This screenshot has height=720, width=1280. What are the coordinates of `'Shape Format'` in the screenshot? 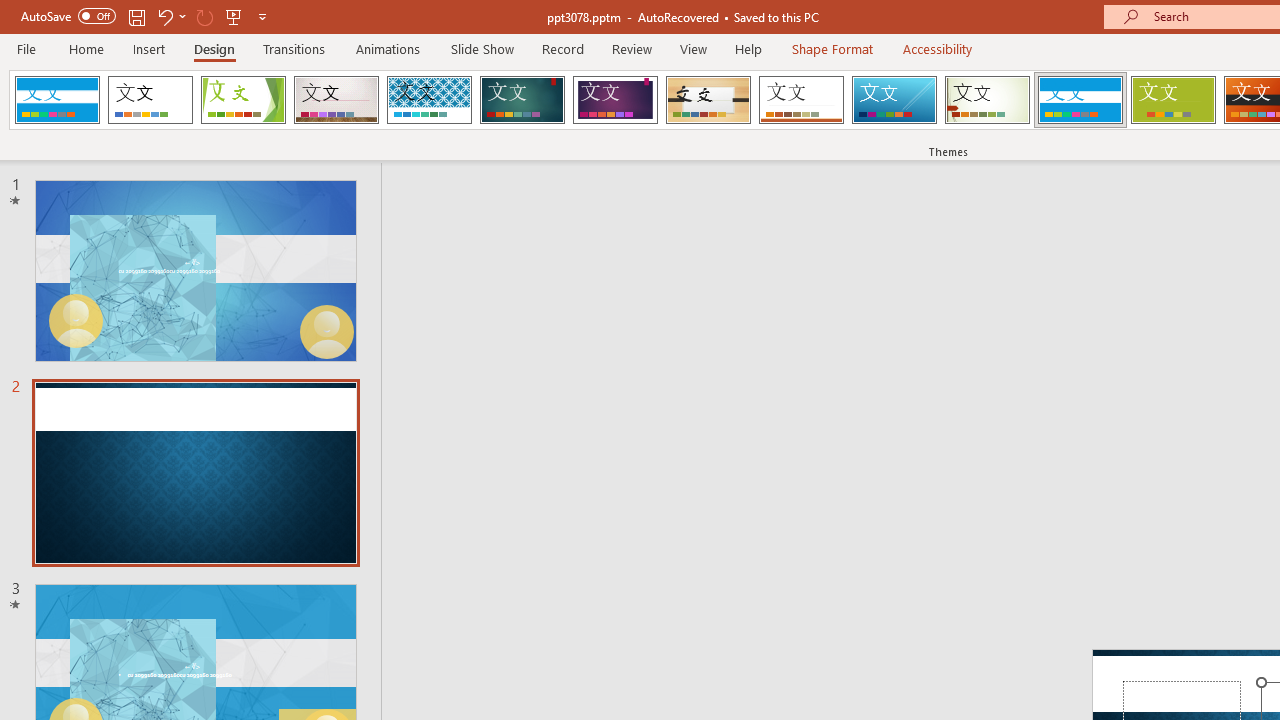 It's located at (832, 48).